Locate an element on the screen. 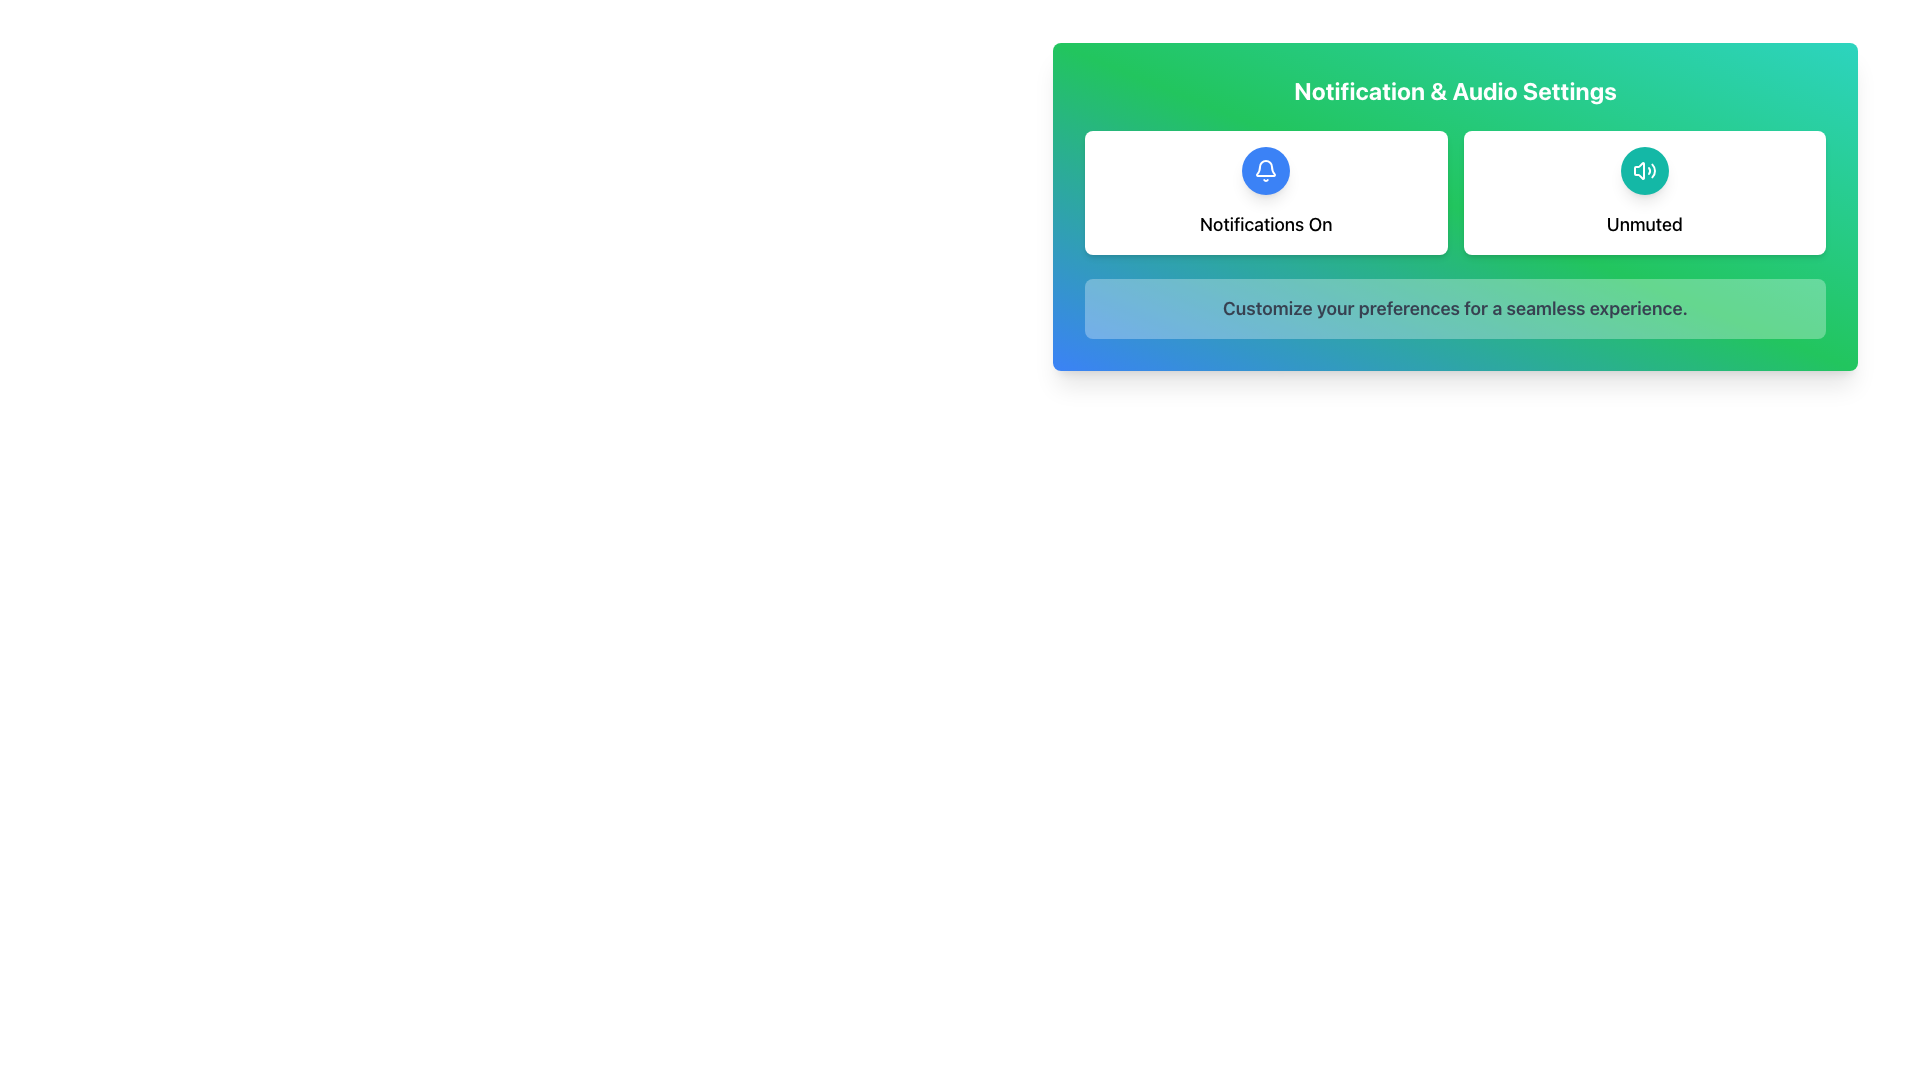 Image resolution: width=1920 pixels, height=1080 pixels. the bell icon within the 'Notifications On' button located on the green-and-blue gradient panel is located at coordinates (1265, 169).